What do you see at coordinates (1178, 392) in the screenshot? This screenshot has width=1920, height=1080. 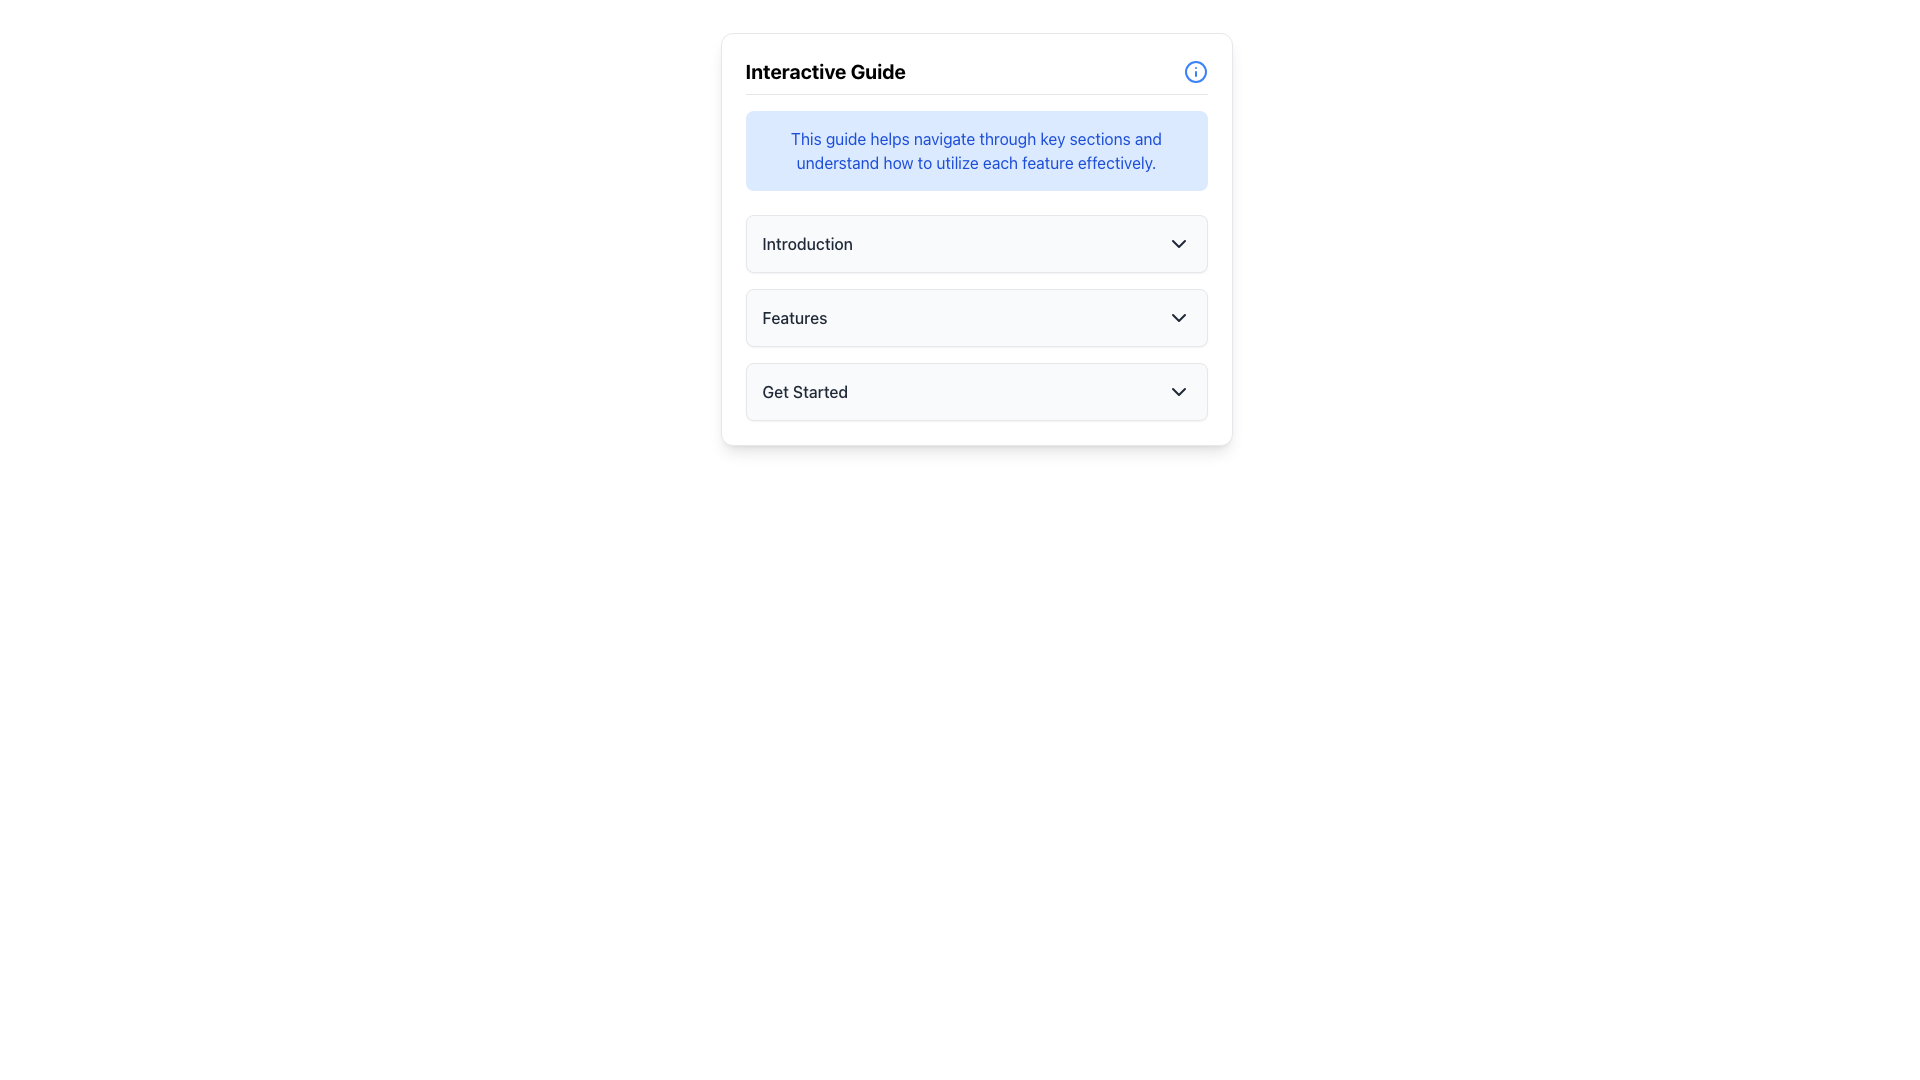 I see `the downward-facing chevron icon located next to the 'Get Started' text` at bounding box center [1178, 392].